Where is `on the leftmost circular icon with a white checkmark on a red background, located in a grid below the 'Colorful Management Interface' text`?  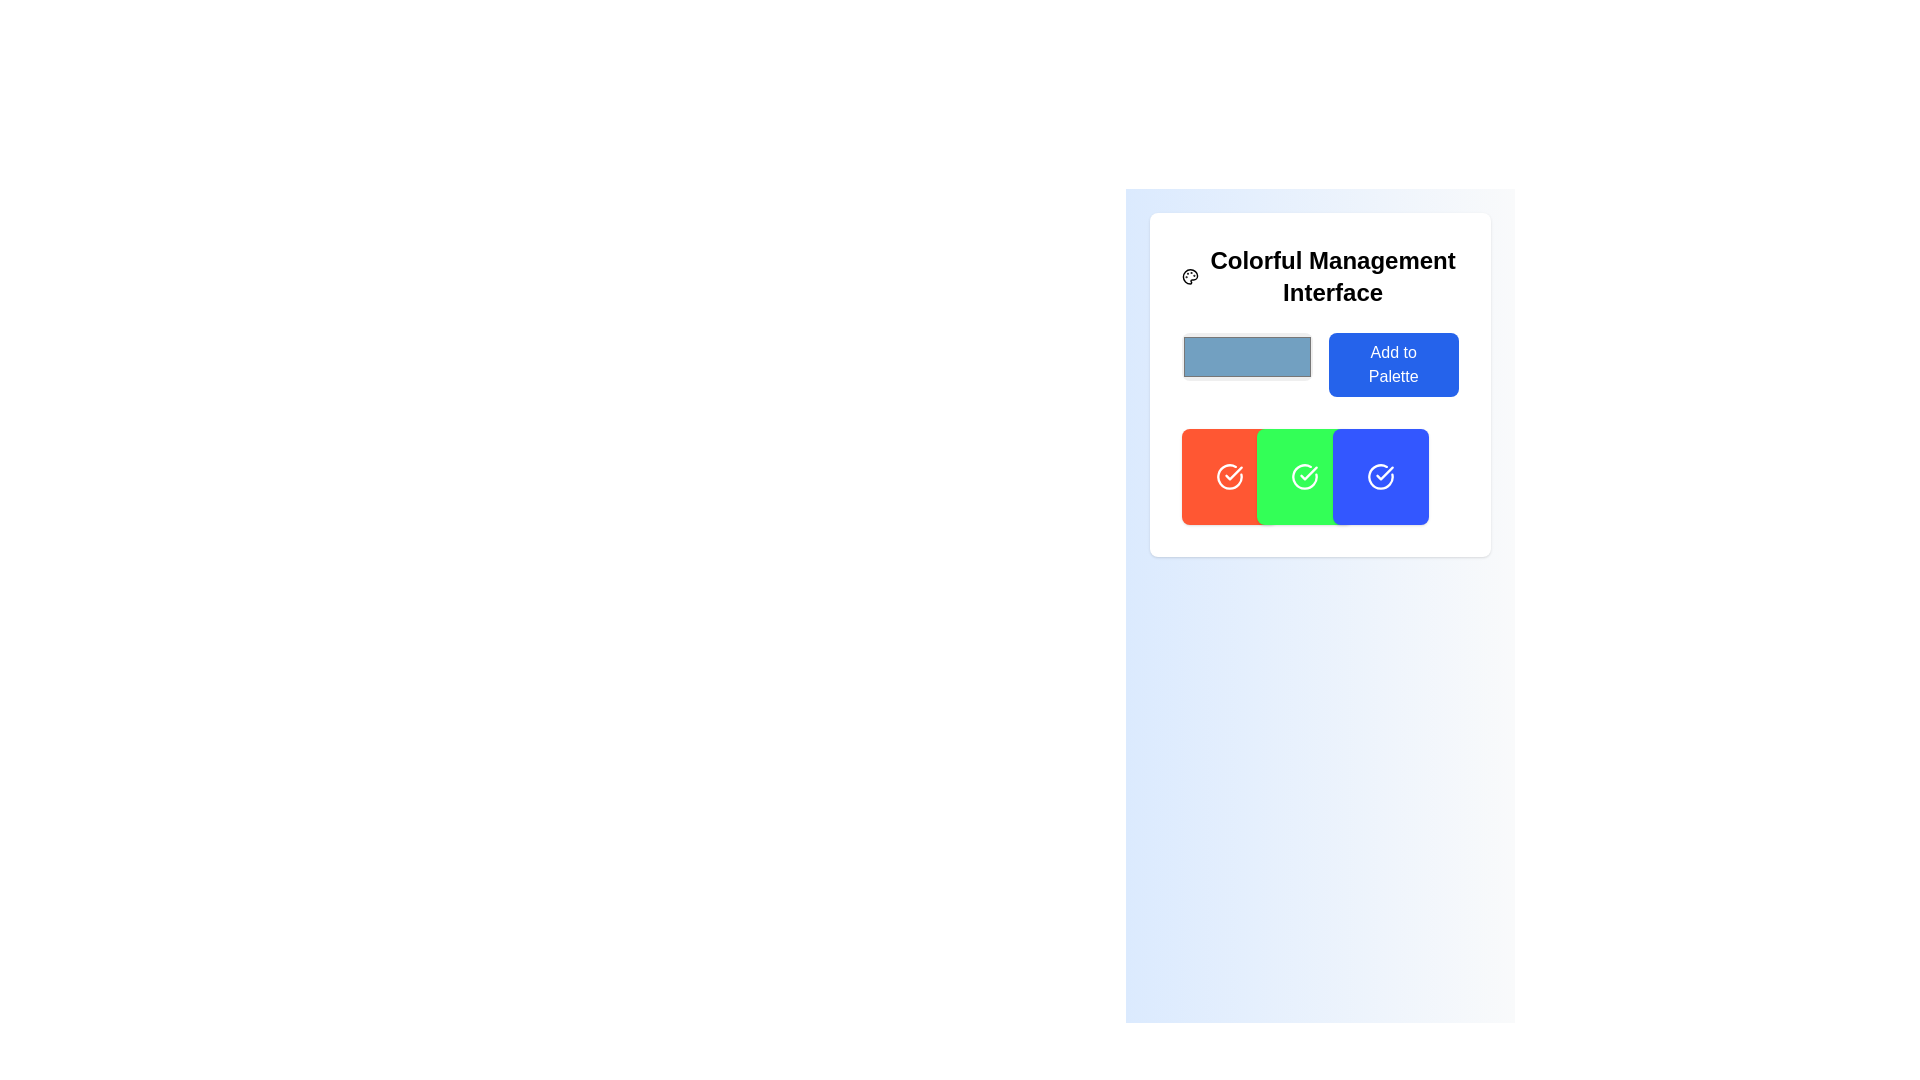 on the leftmost circular icon with a white checkmark on a red background, located in a grid below the 'Colorful Management Interface' text is located at coordinates (1228, 477).